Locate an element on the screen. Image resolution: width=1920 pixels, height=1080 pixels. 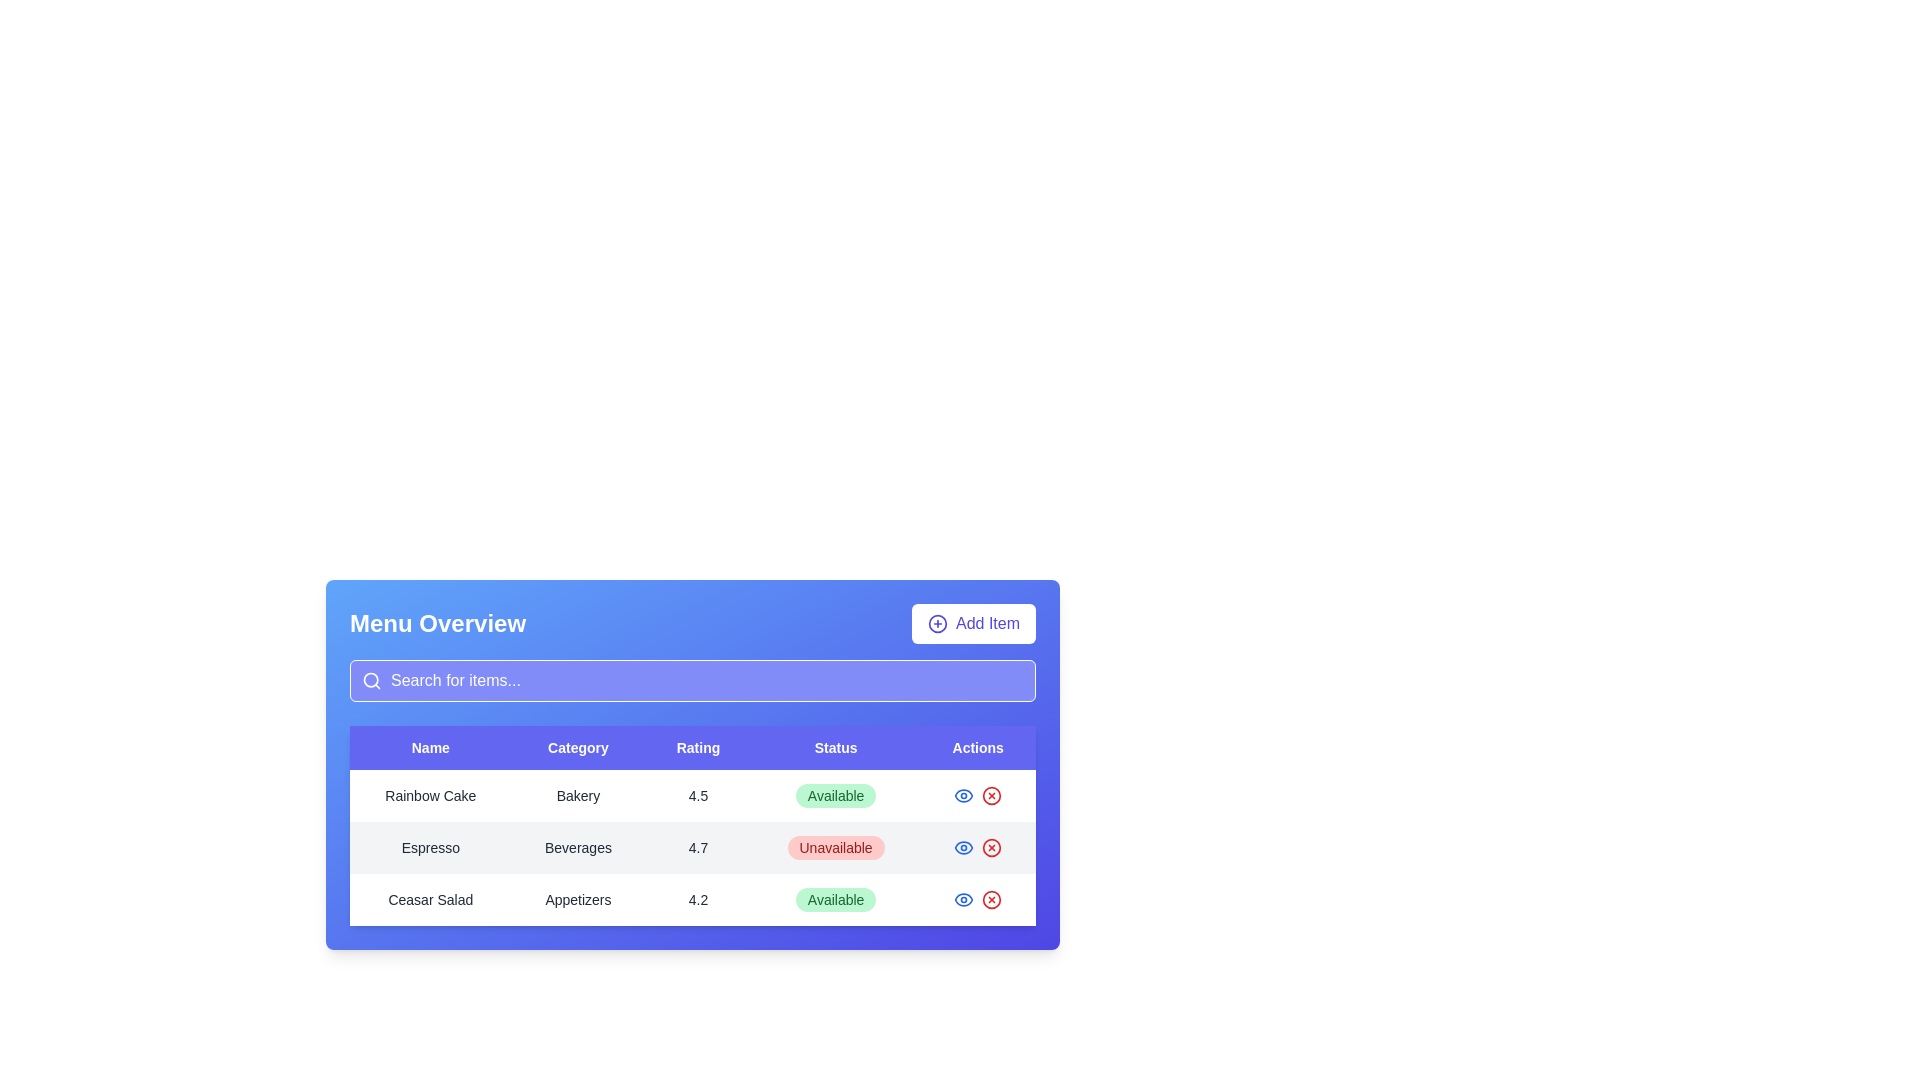
the table cell containing the text 'Espresso' in the 'Menu Overview' table under the 'Beverages' category is located at coordinates (429, 848).